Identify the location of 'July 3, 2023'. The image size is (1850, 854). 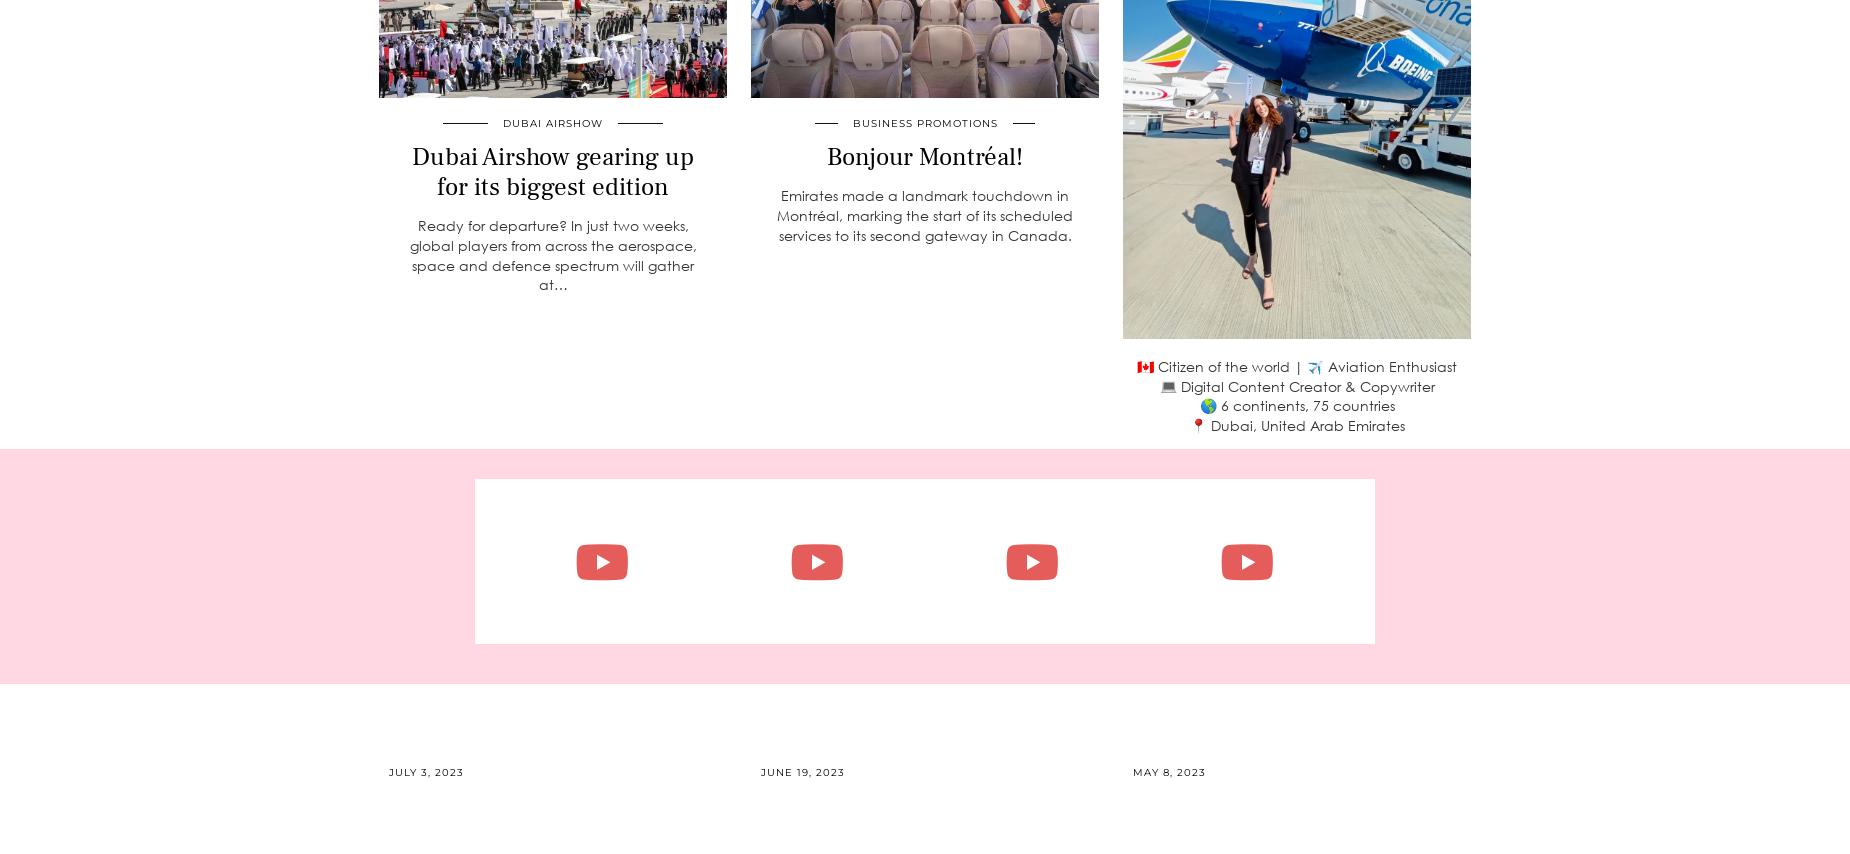
(425, 771).